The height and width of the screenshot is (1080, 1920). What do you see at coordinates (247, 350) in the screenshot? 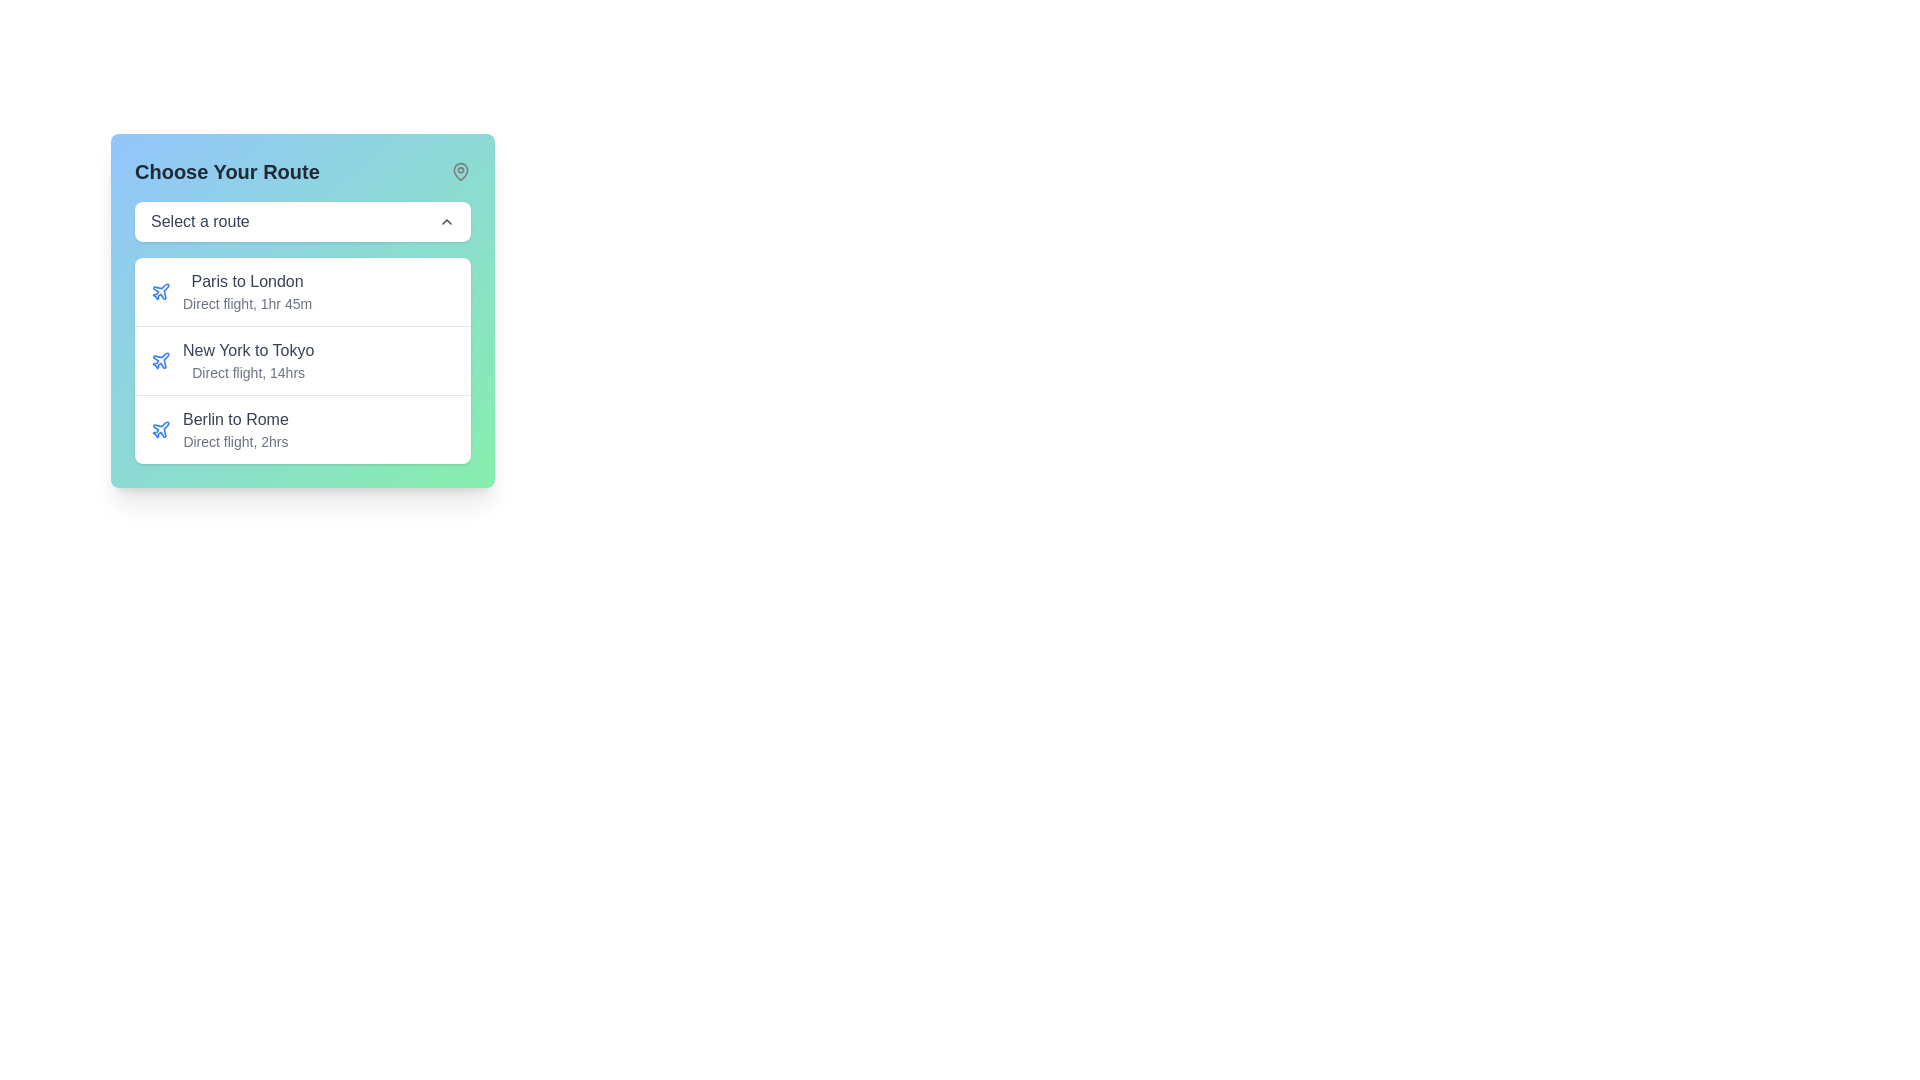
I see `text label indicating the flight route from New York to Tokyo, positioned between 'Paris to London' and 'Berlin to Rome' in the dropdown list` at bounding box center [247, 350].